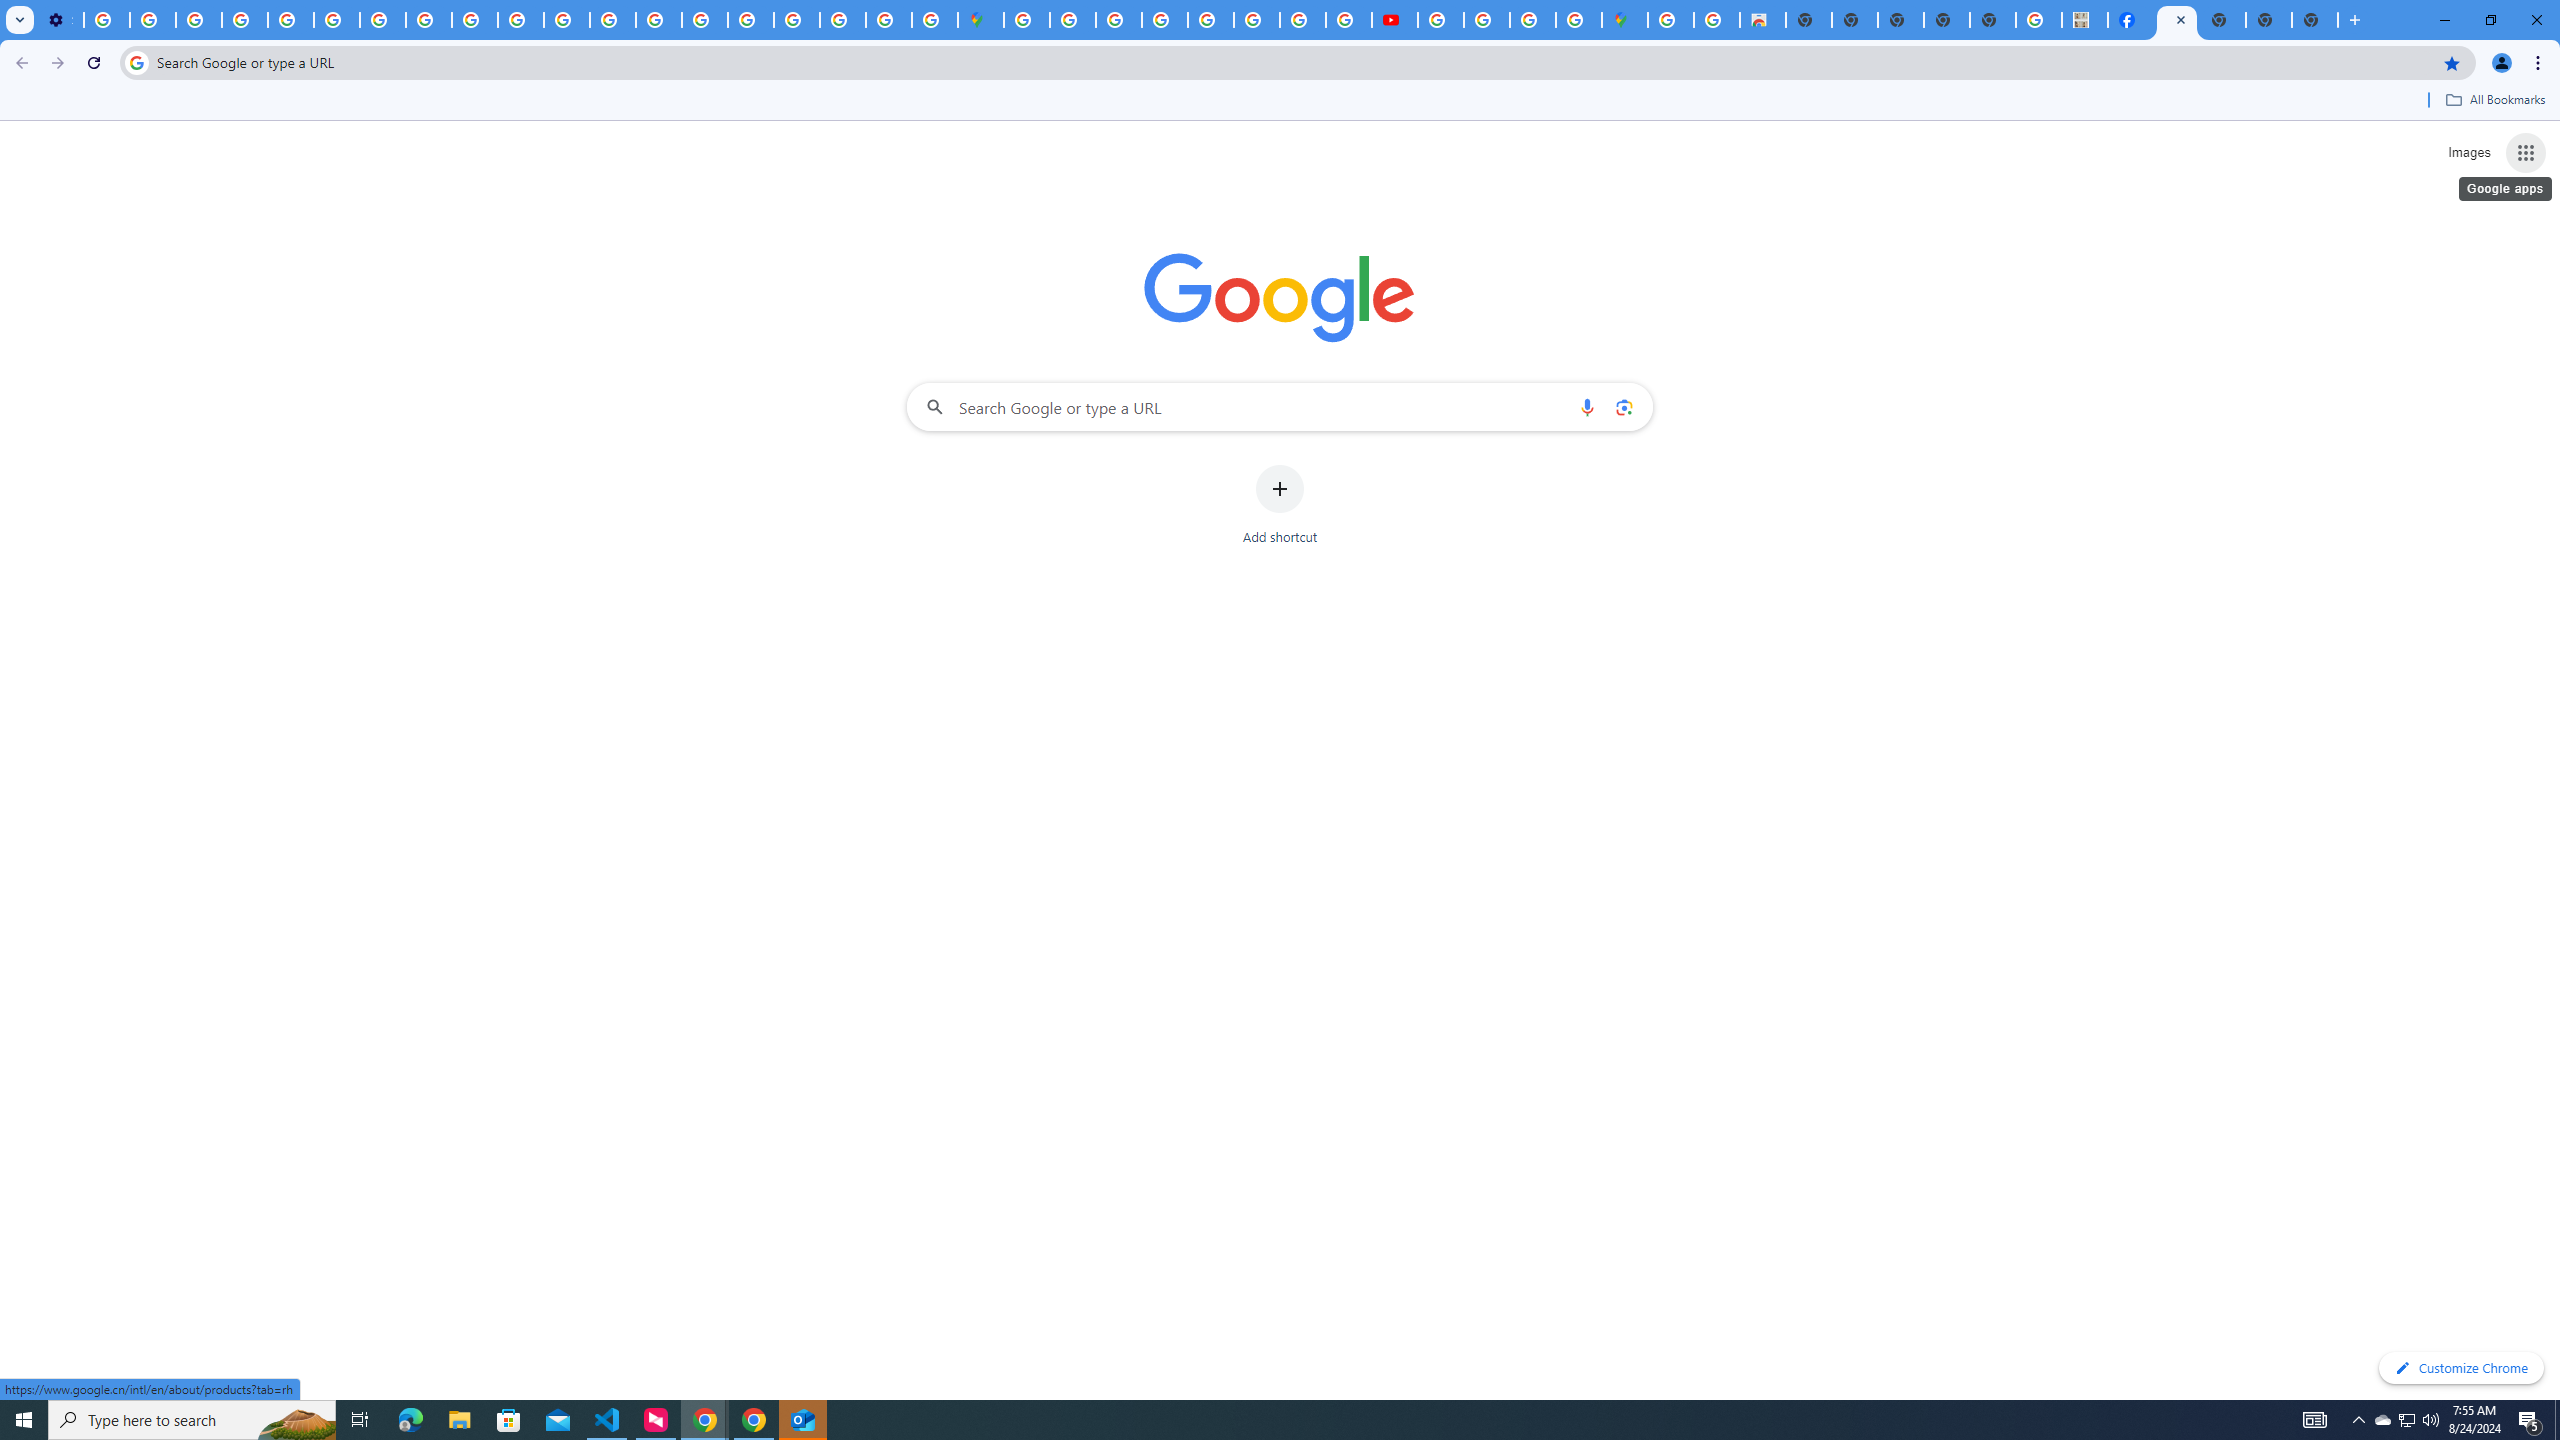 This screenshot has height=1440, width=2560. I want to click on 'Subscriptions - YouTube', so click(1393, 19).